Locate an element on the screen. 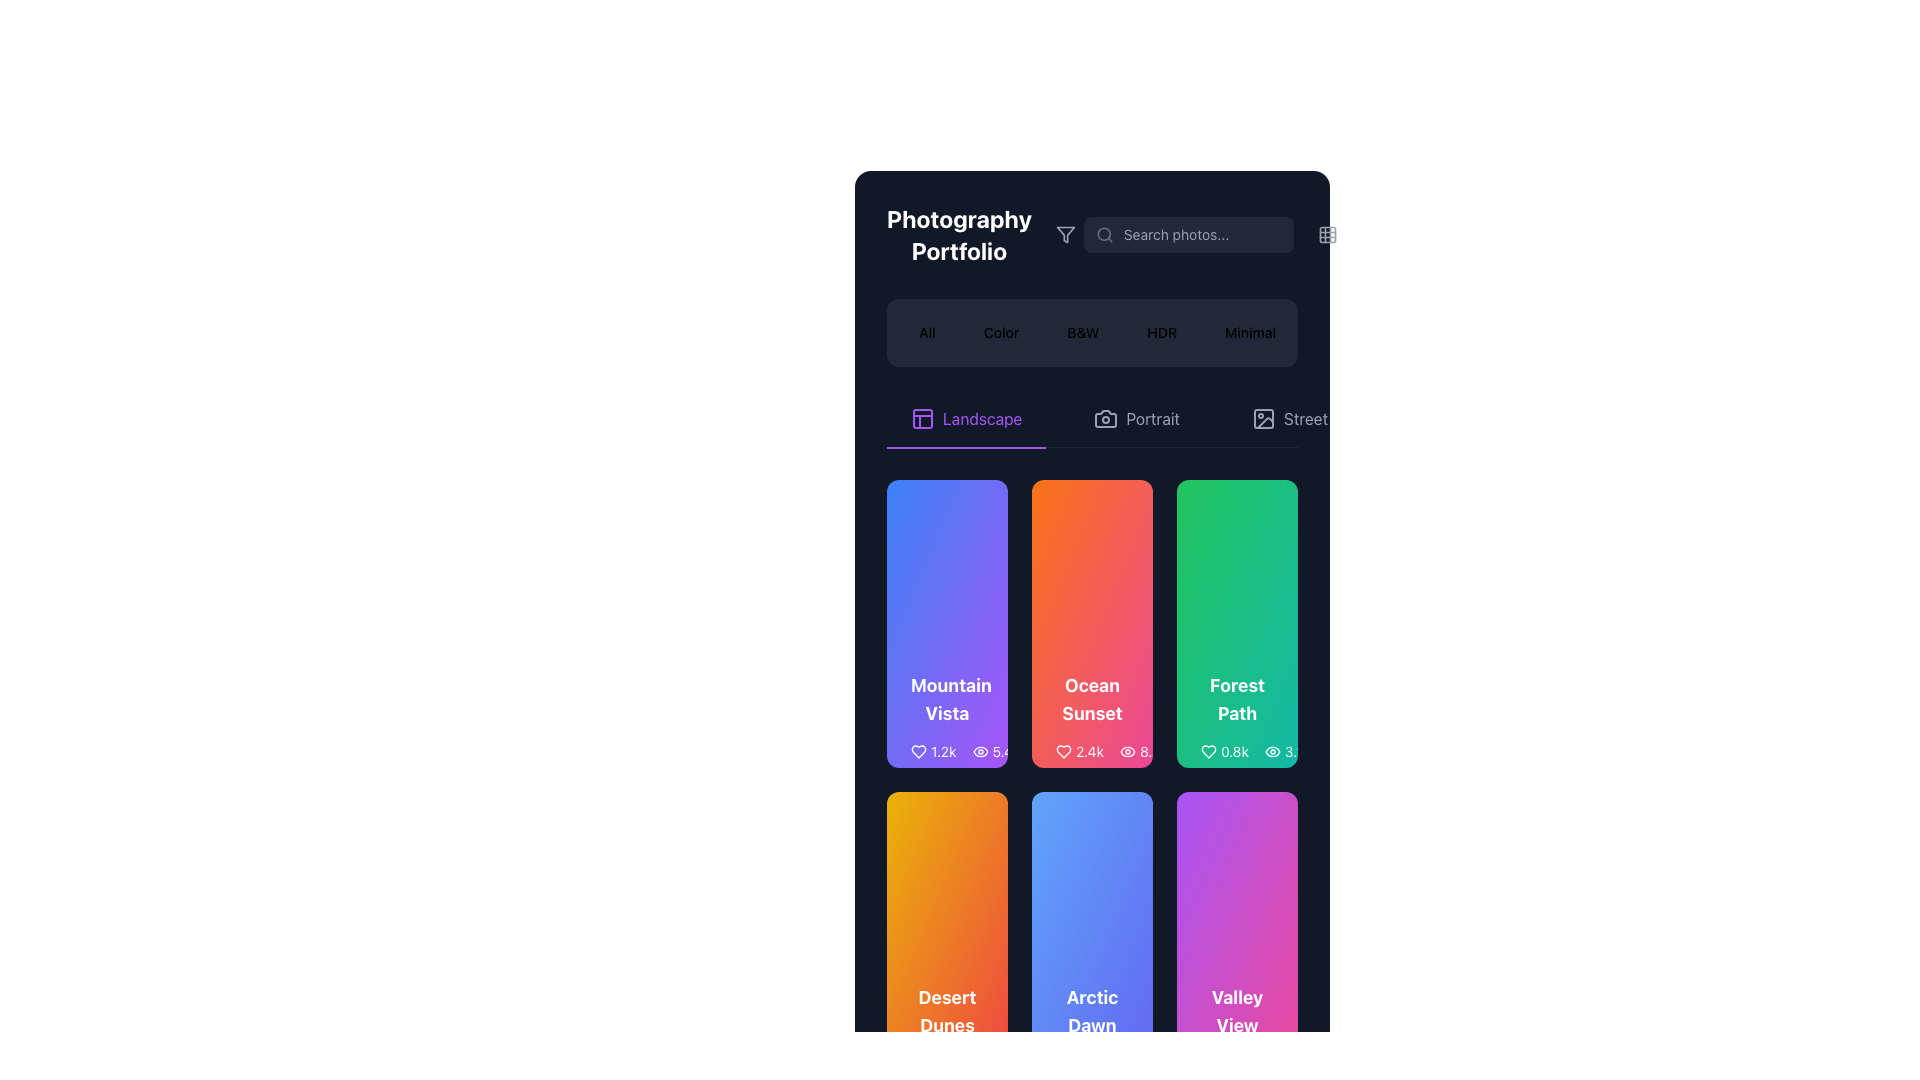  the 'Landscape' filter button located below the 'Photography Portfolio' header is located at coordinates (966, 419).